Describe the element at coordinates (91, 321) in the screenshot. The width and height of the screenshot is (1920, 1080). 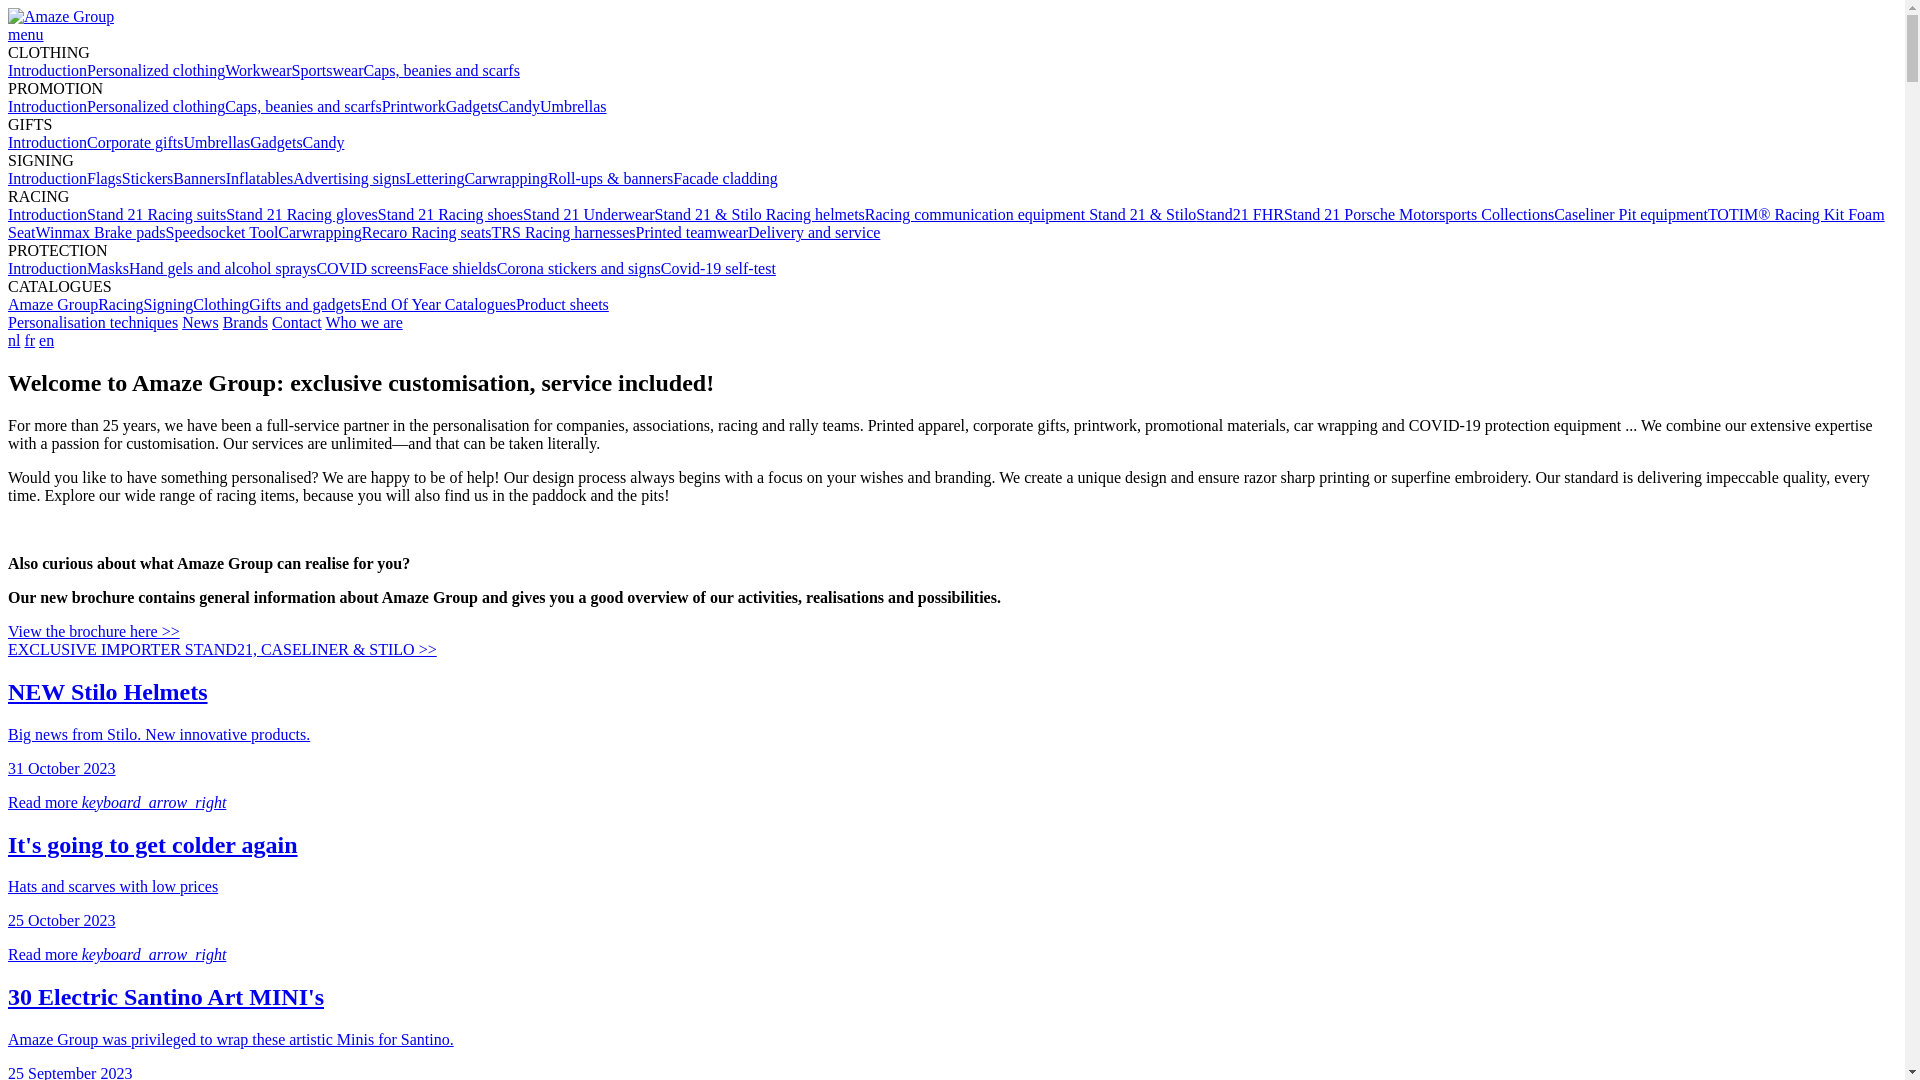
I see `'Personalisation techniques'` at that location.